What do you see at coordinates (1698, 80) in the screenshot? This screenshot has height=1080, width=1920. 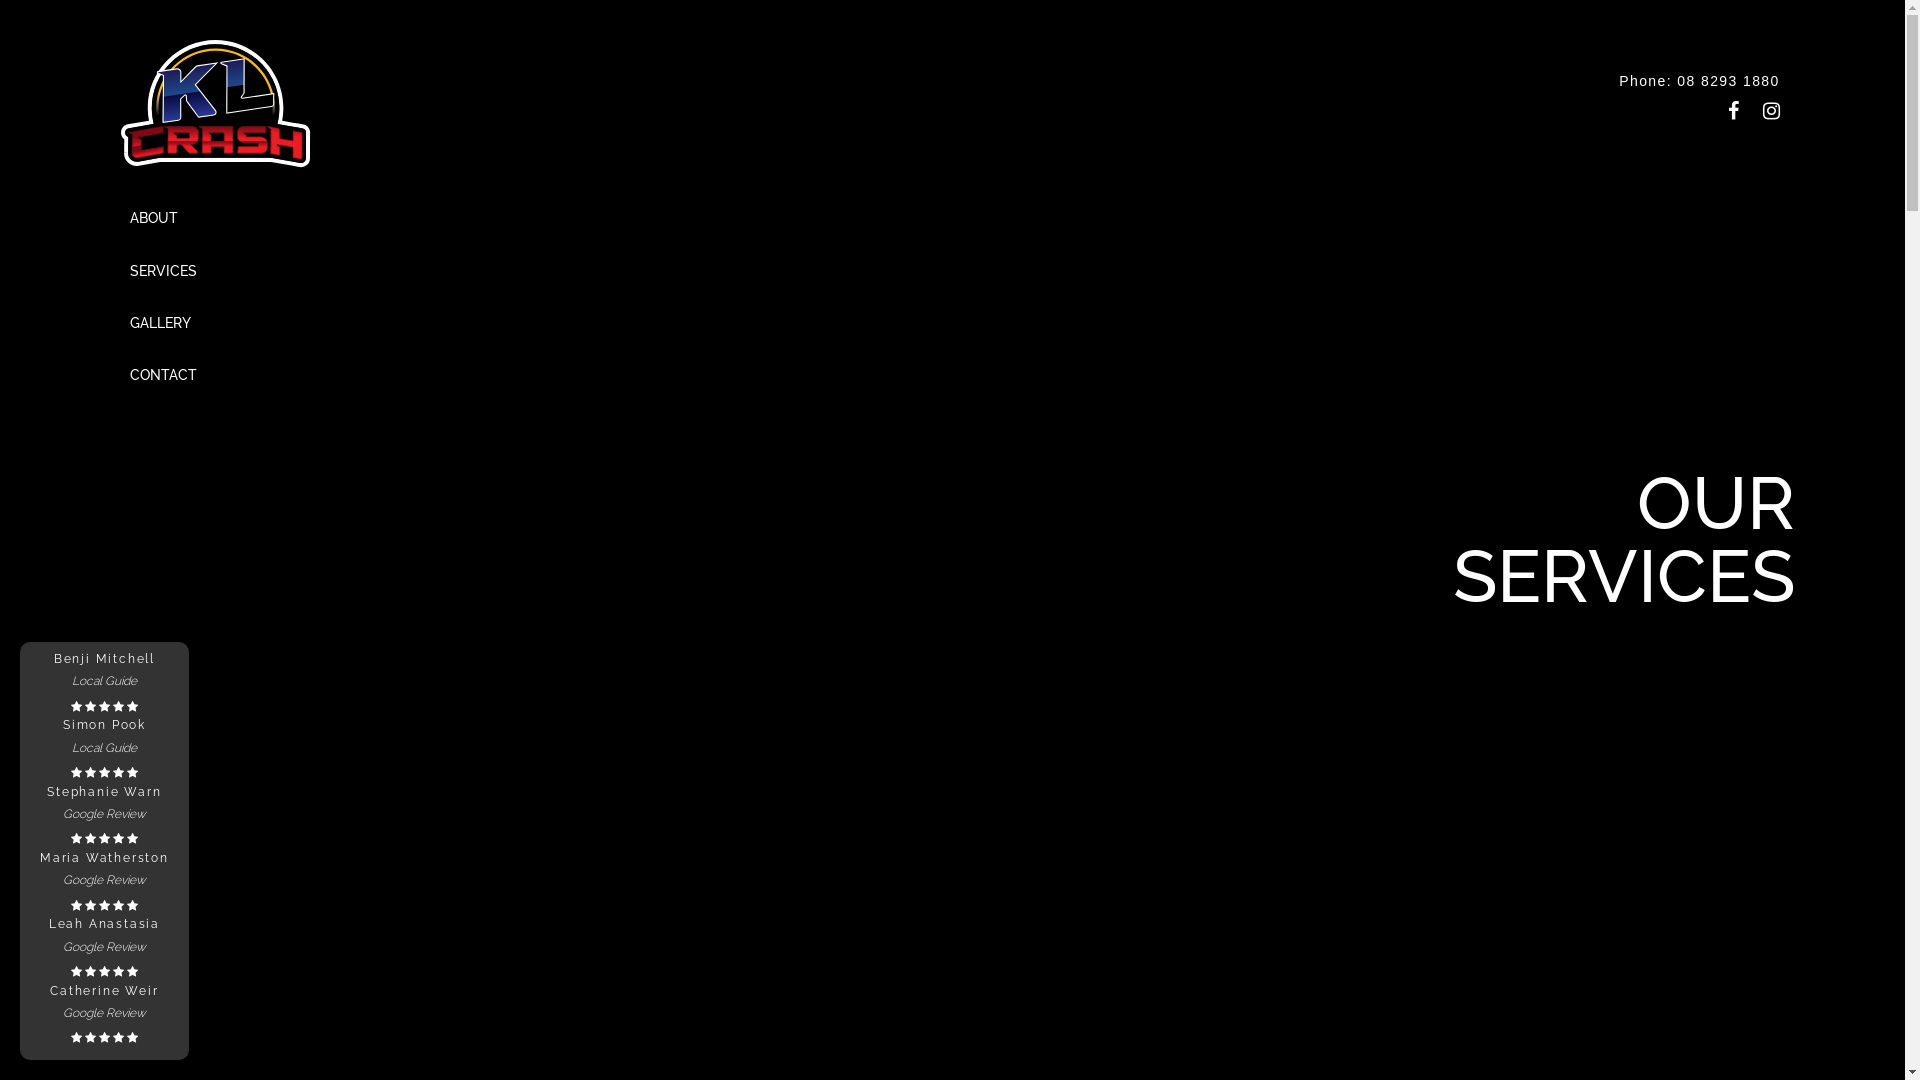 I see `'Phone: 08 8293 1880'` at bounding box center [1698, 80].